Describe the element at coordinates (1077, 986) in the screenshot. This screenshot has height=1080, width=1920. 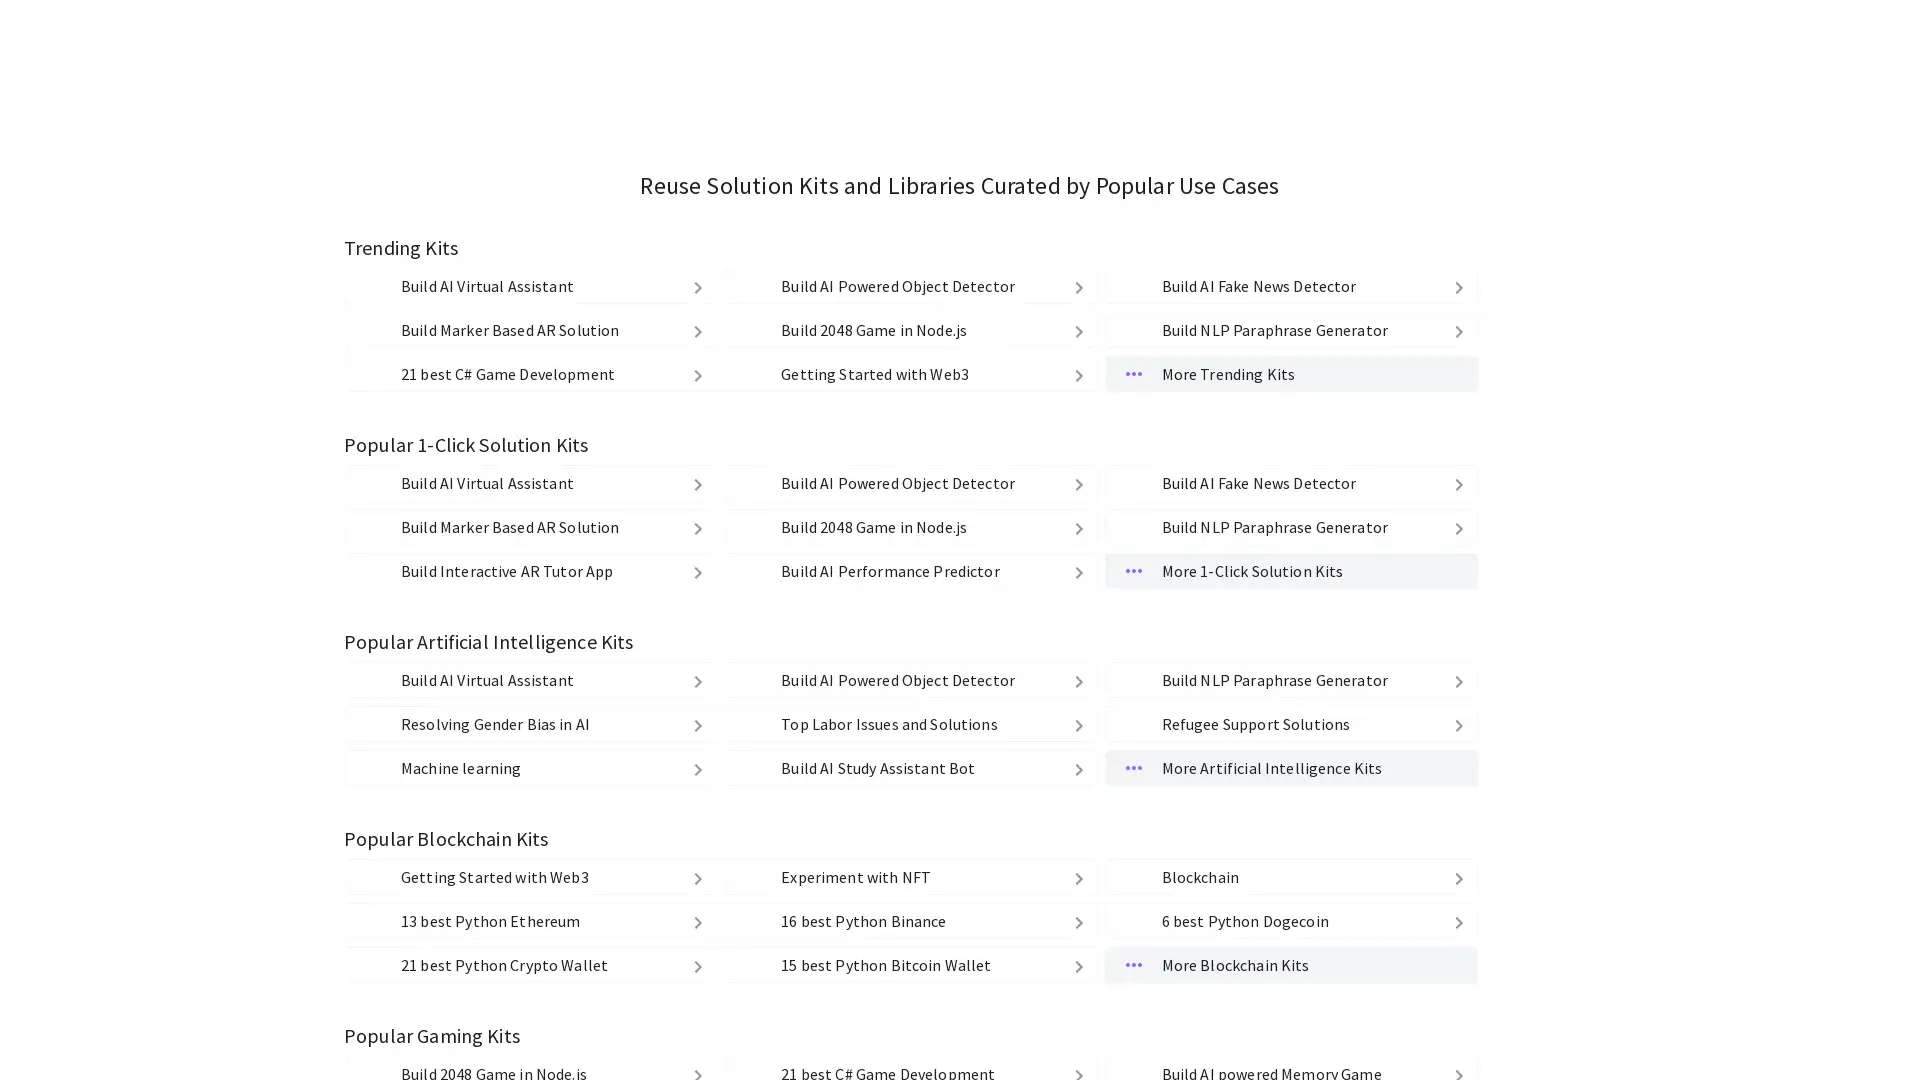
I see `delete` at that location.